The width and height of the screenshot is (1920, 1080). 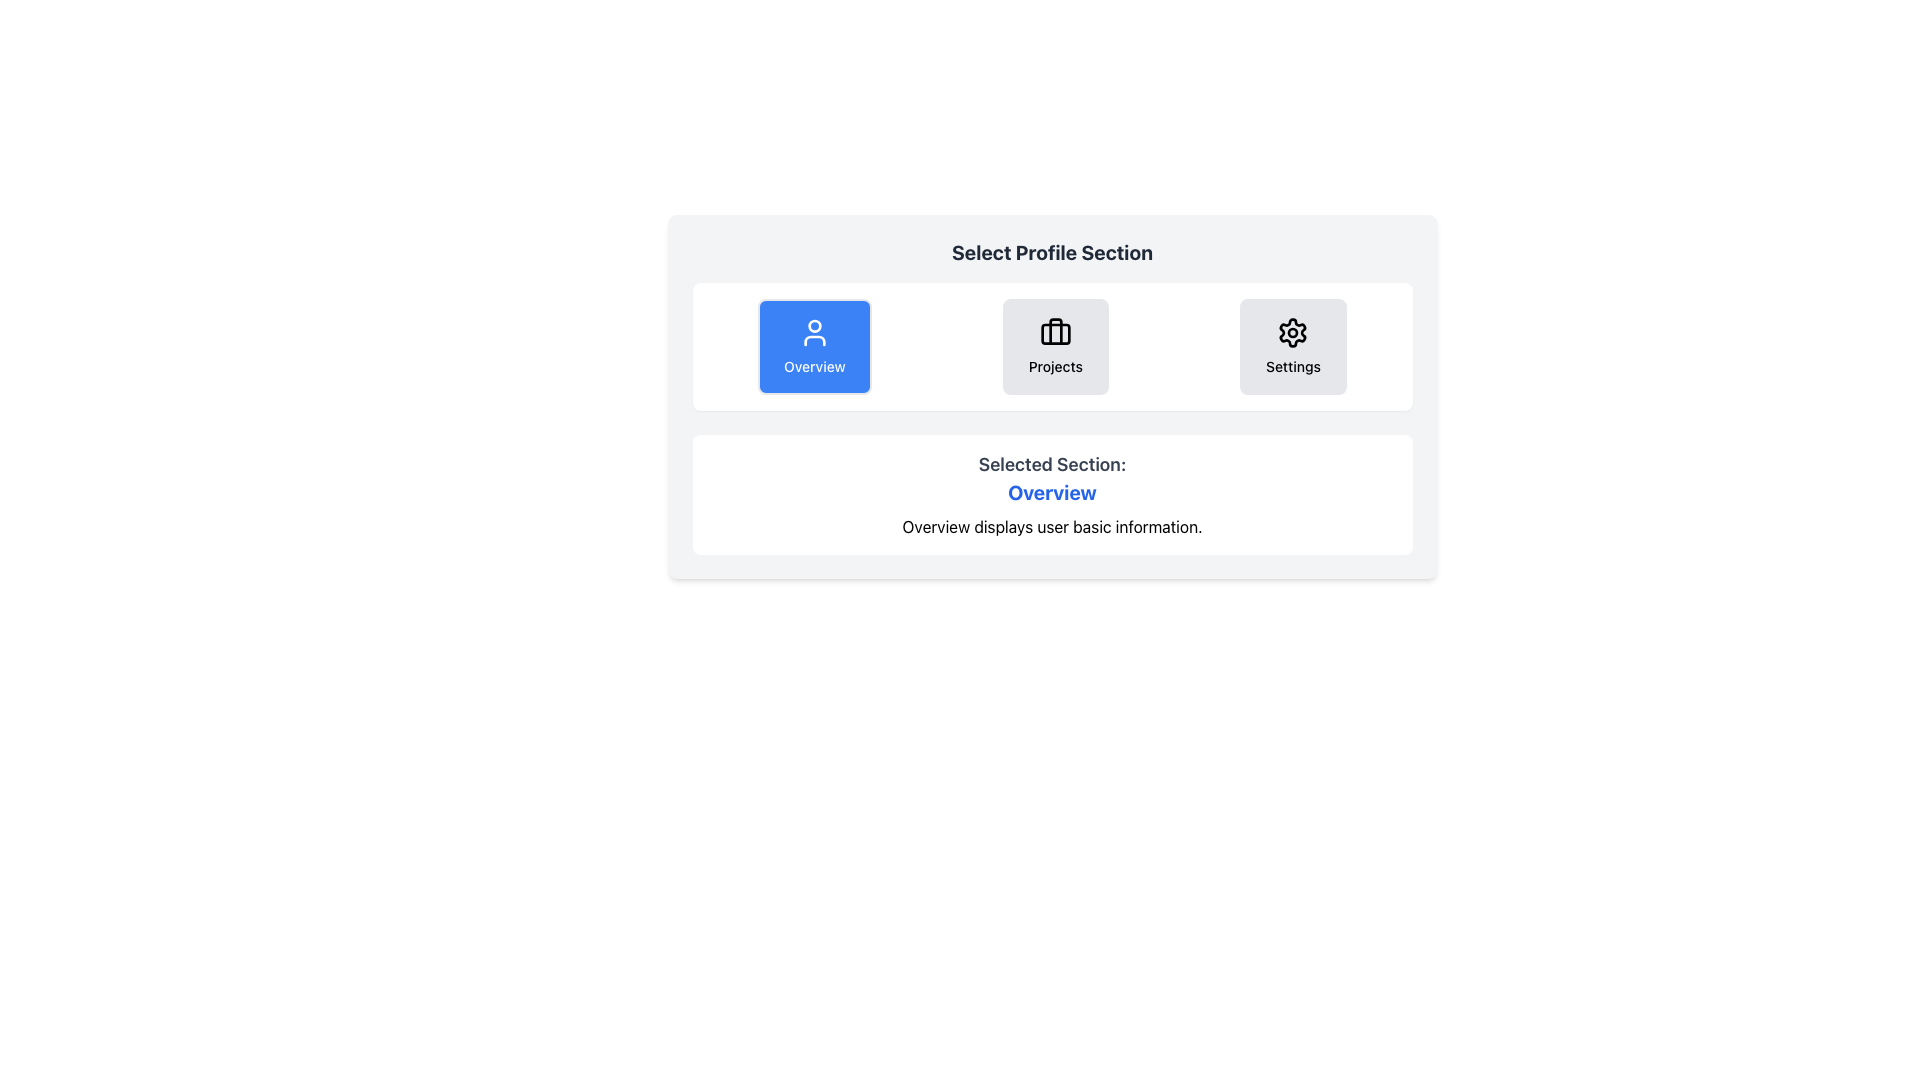 I want to click on the 'Projects' button, which is the middle option in a group of three buttons labeled 'Overview', 'Projects', and 'Settings', where 'Overview' is highlighted in blue and 'Projects' is selected, so click(x=1051, y=346).